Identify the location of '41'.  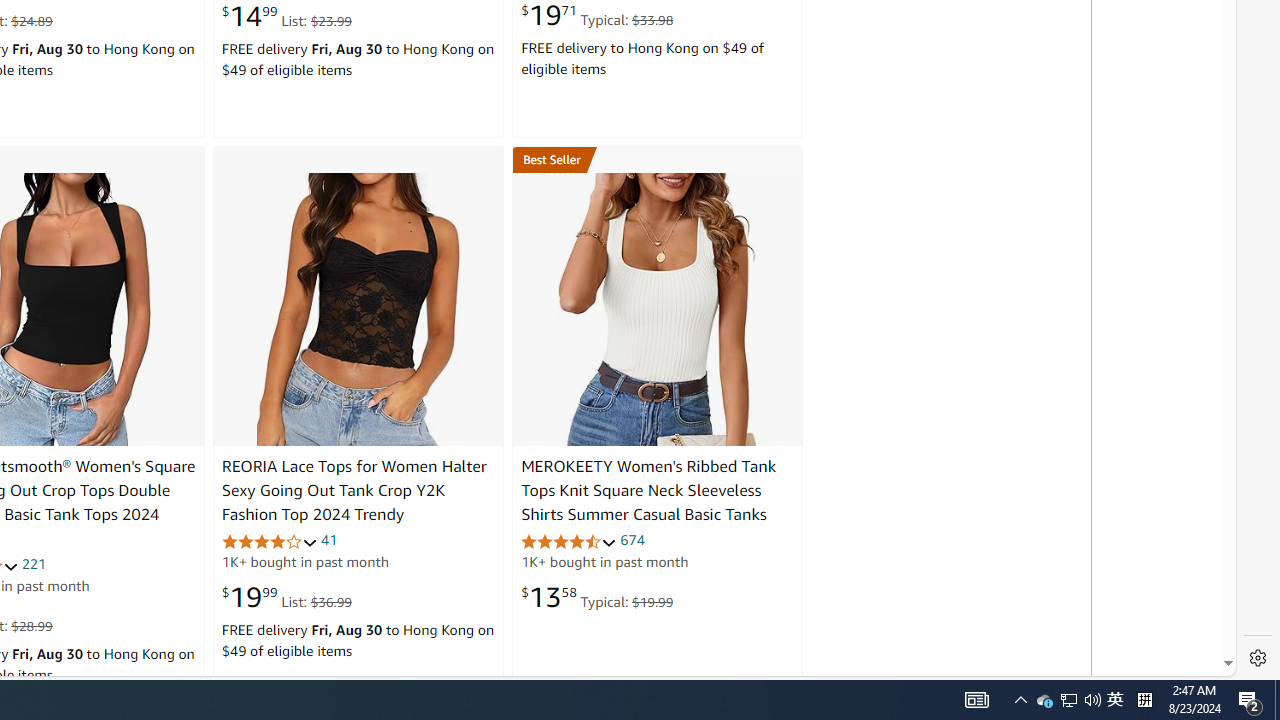
(328, 540).